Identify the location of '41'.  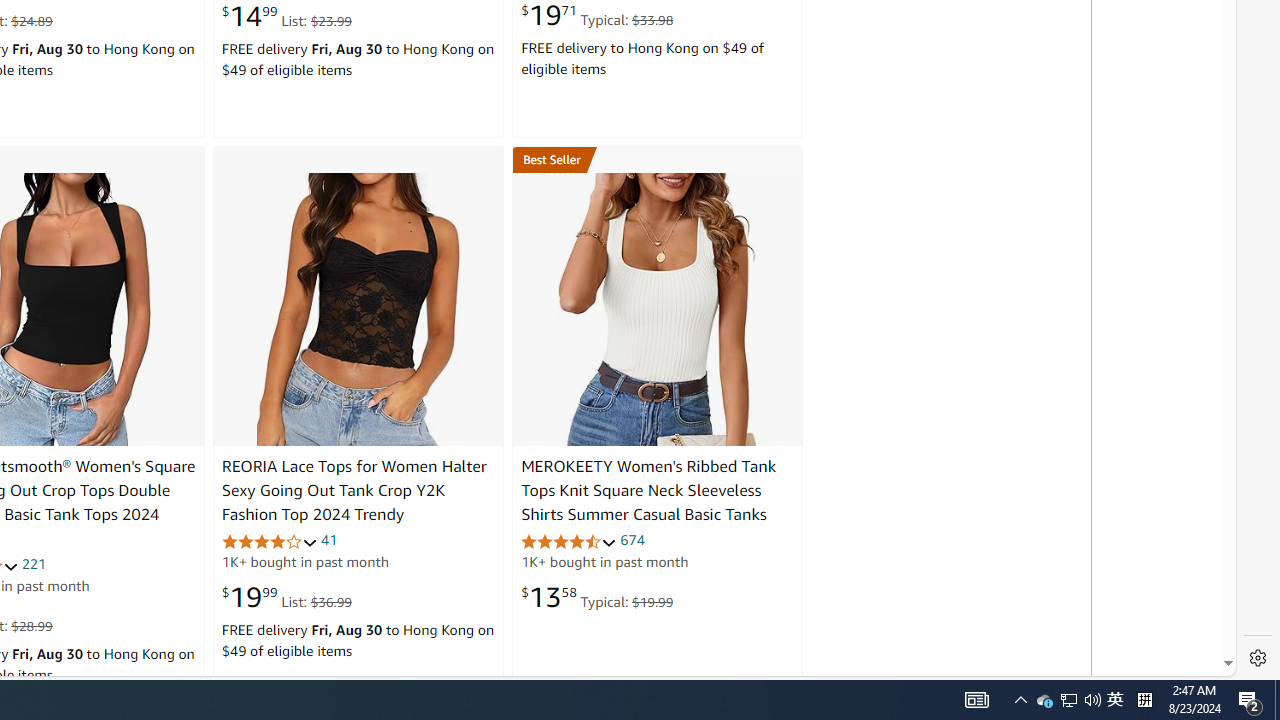
(328, 540).